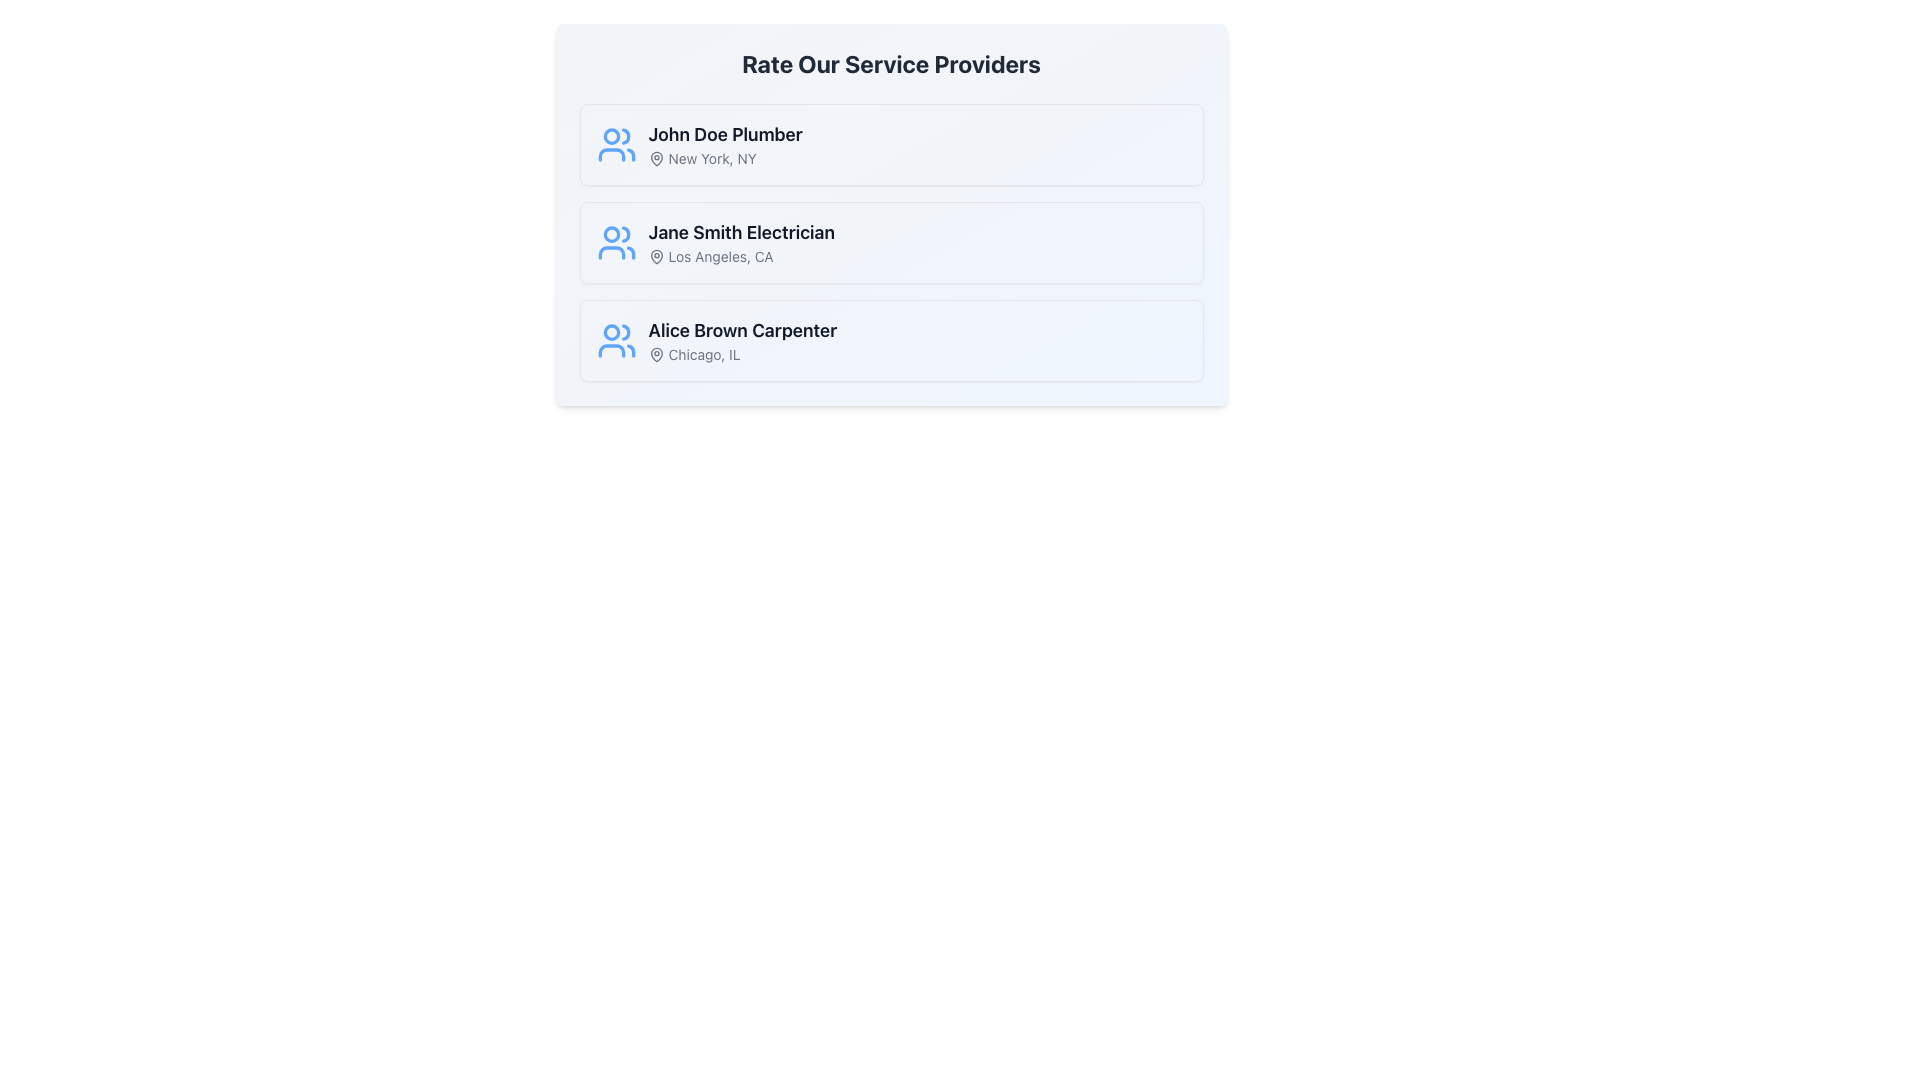  I want to click on the 'Los Angeles, CA' label displaying a small-sized, gray font with a gray map pin icon to the left, so click(740, 256).